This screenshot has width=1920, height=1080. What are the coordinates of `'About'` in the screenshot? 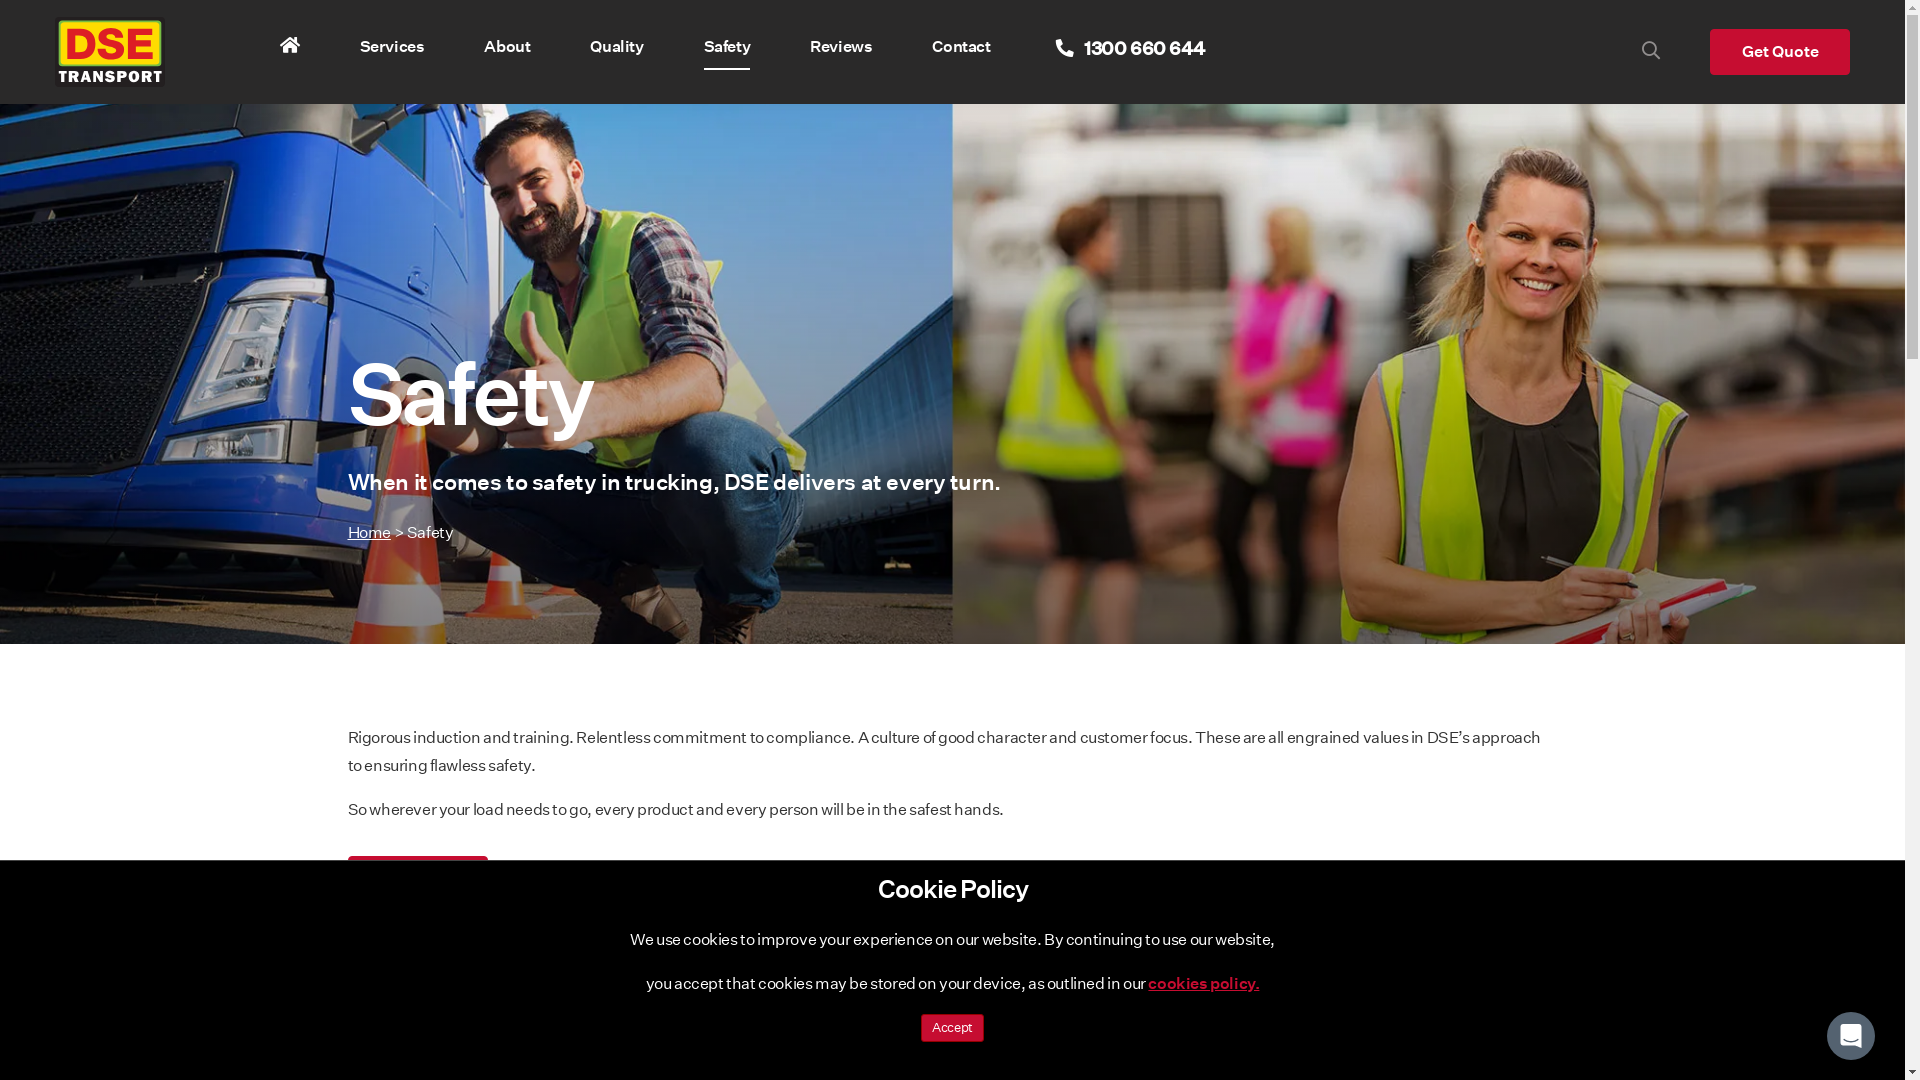 It's located at (507, 45).